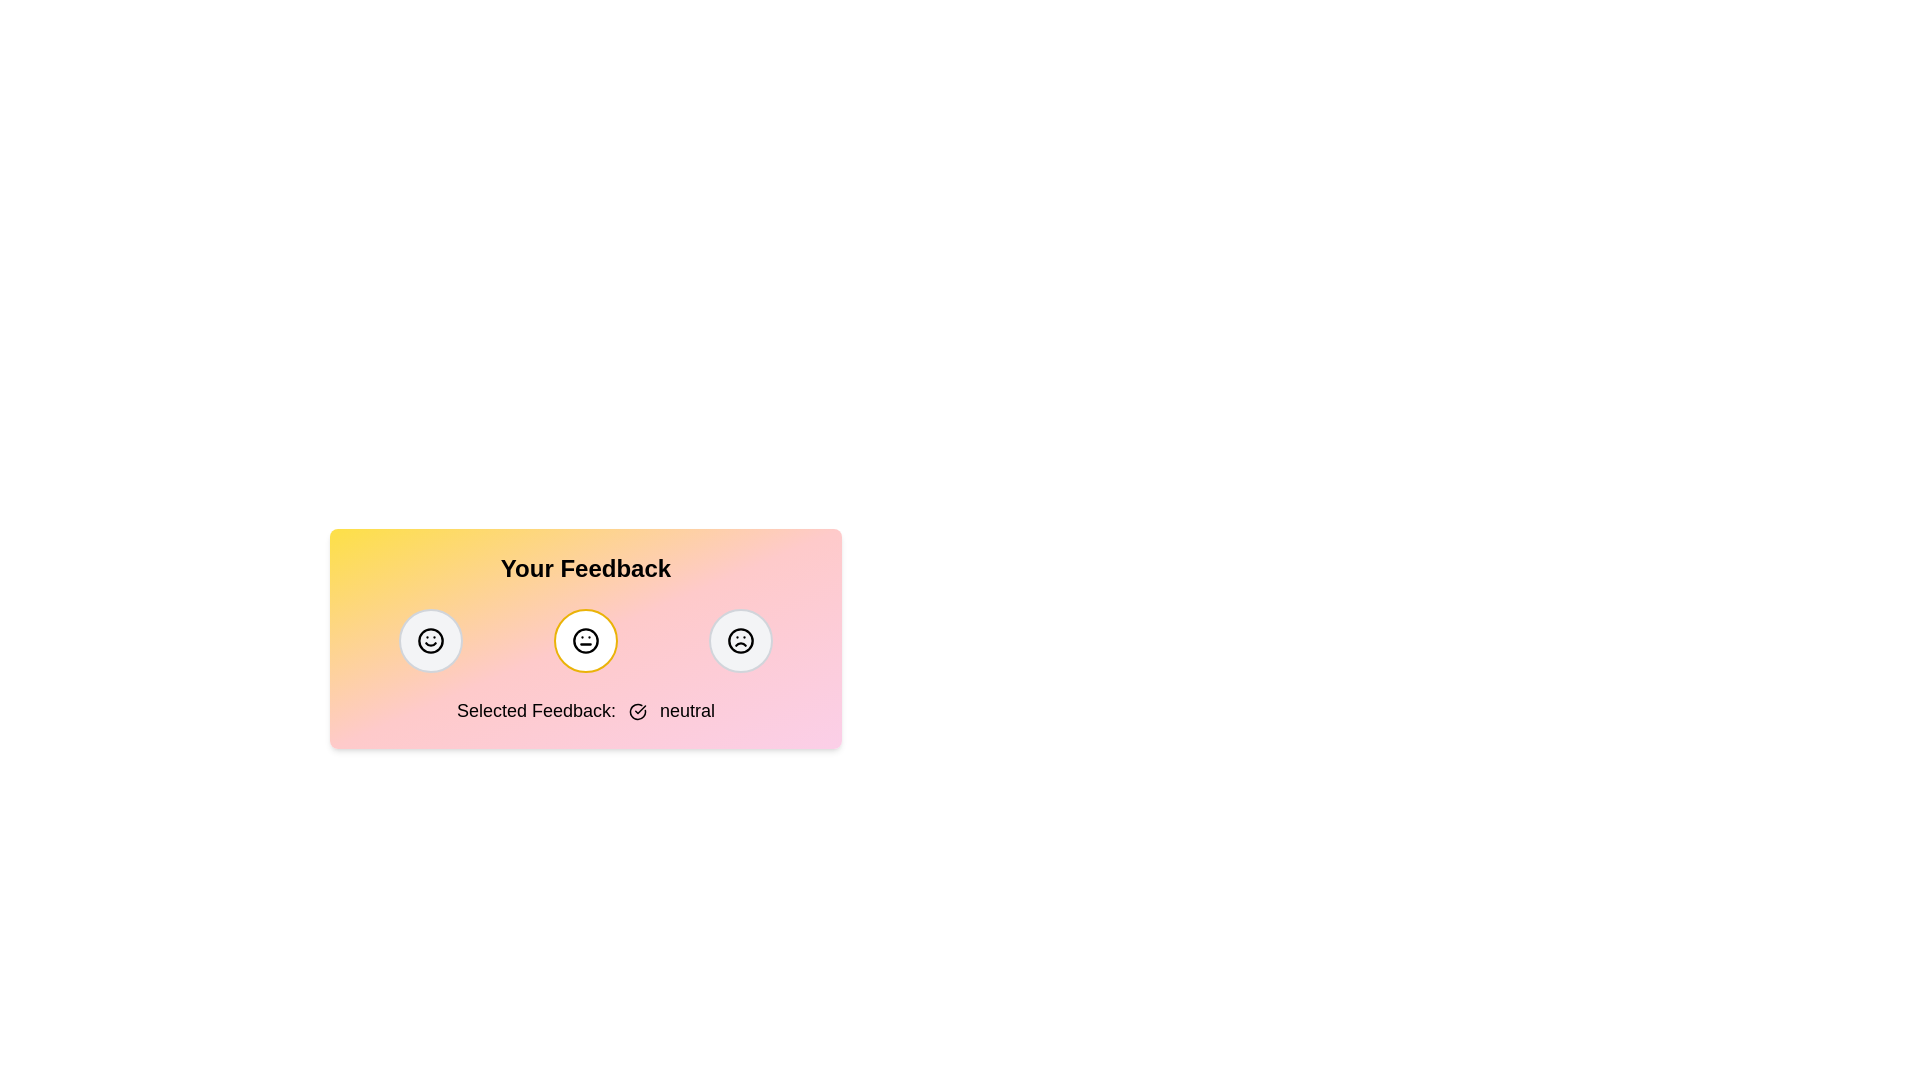  Describe the element at coordinates (584, 640) in the screenshot. I see `the feedback button corresponding to neutral` at that location.